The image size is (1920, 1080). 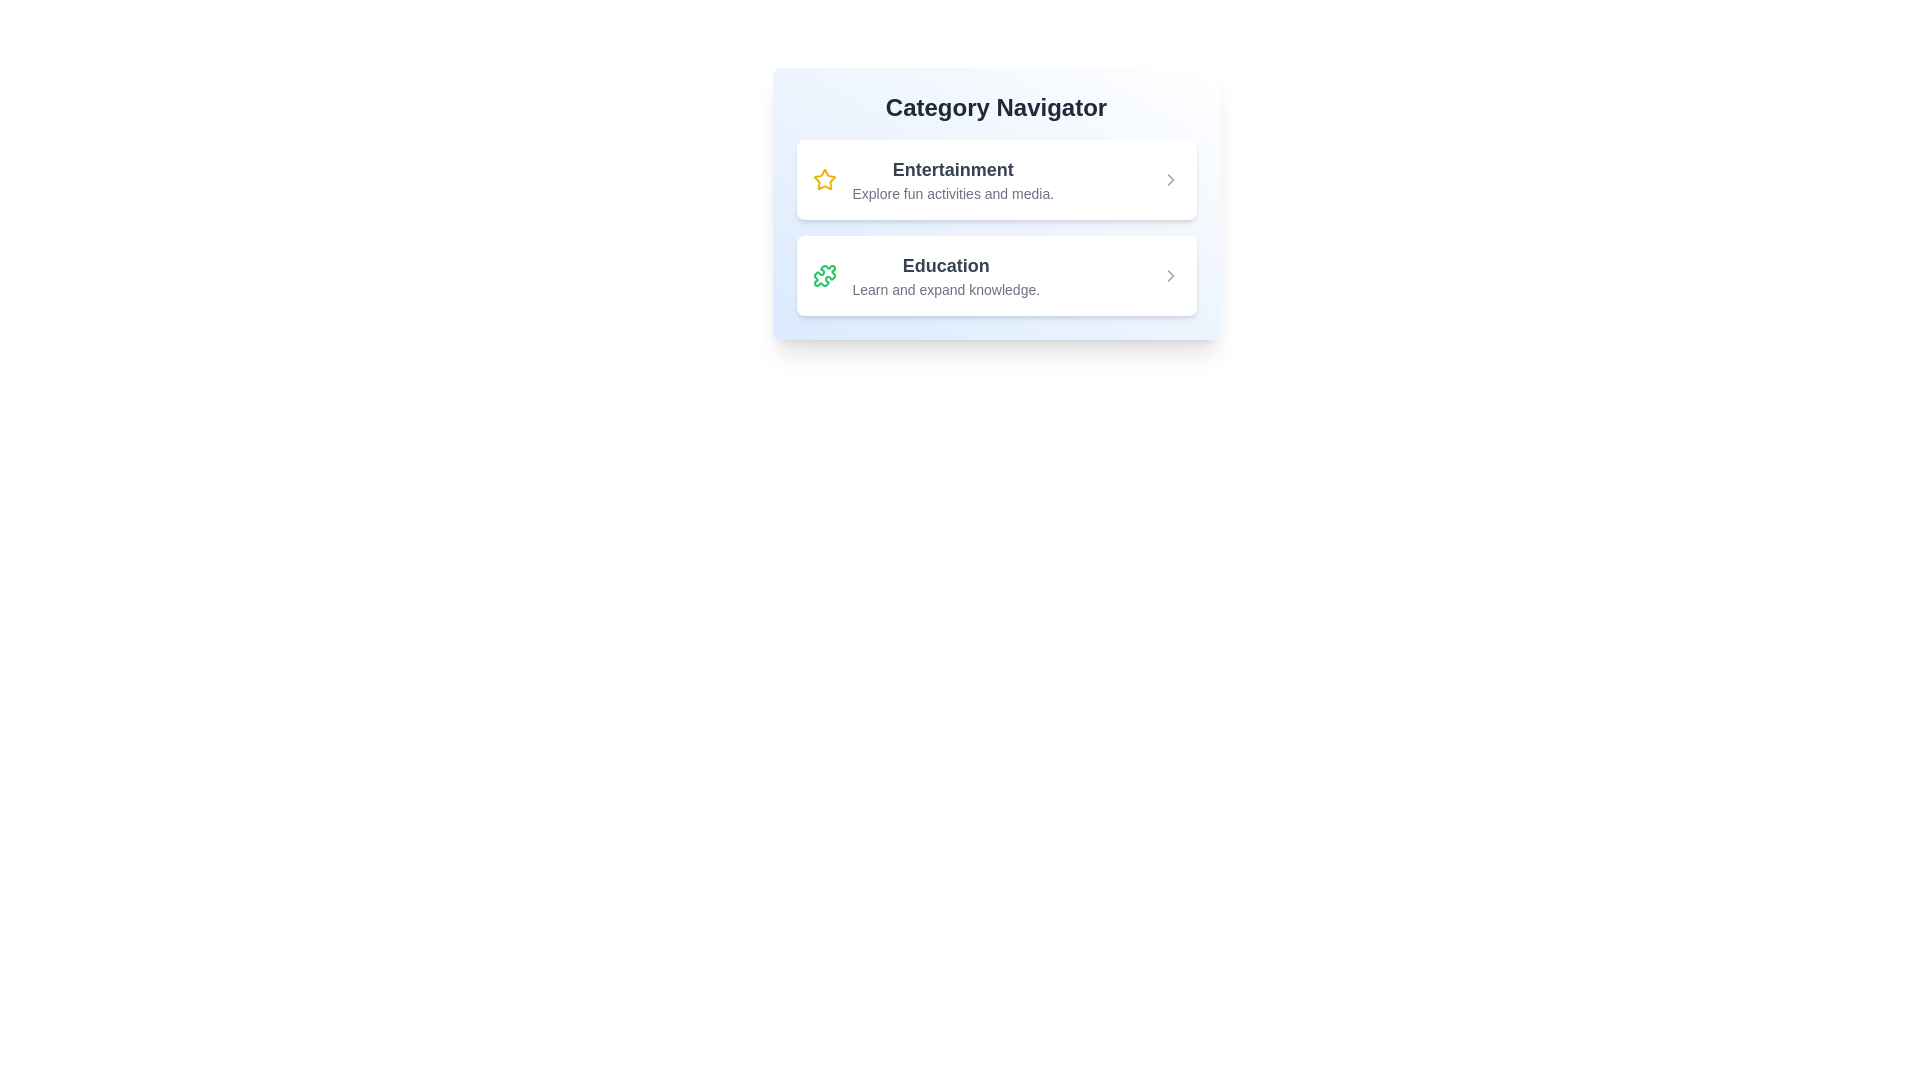 I want to click on text label displaying 'Learn and expand knowledge.' which is positioned directly below the 'Education' title in the Education section, so click(x=945, y=289).